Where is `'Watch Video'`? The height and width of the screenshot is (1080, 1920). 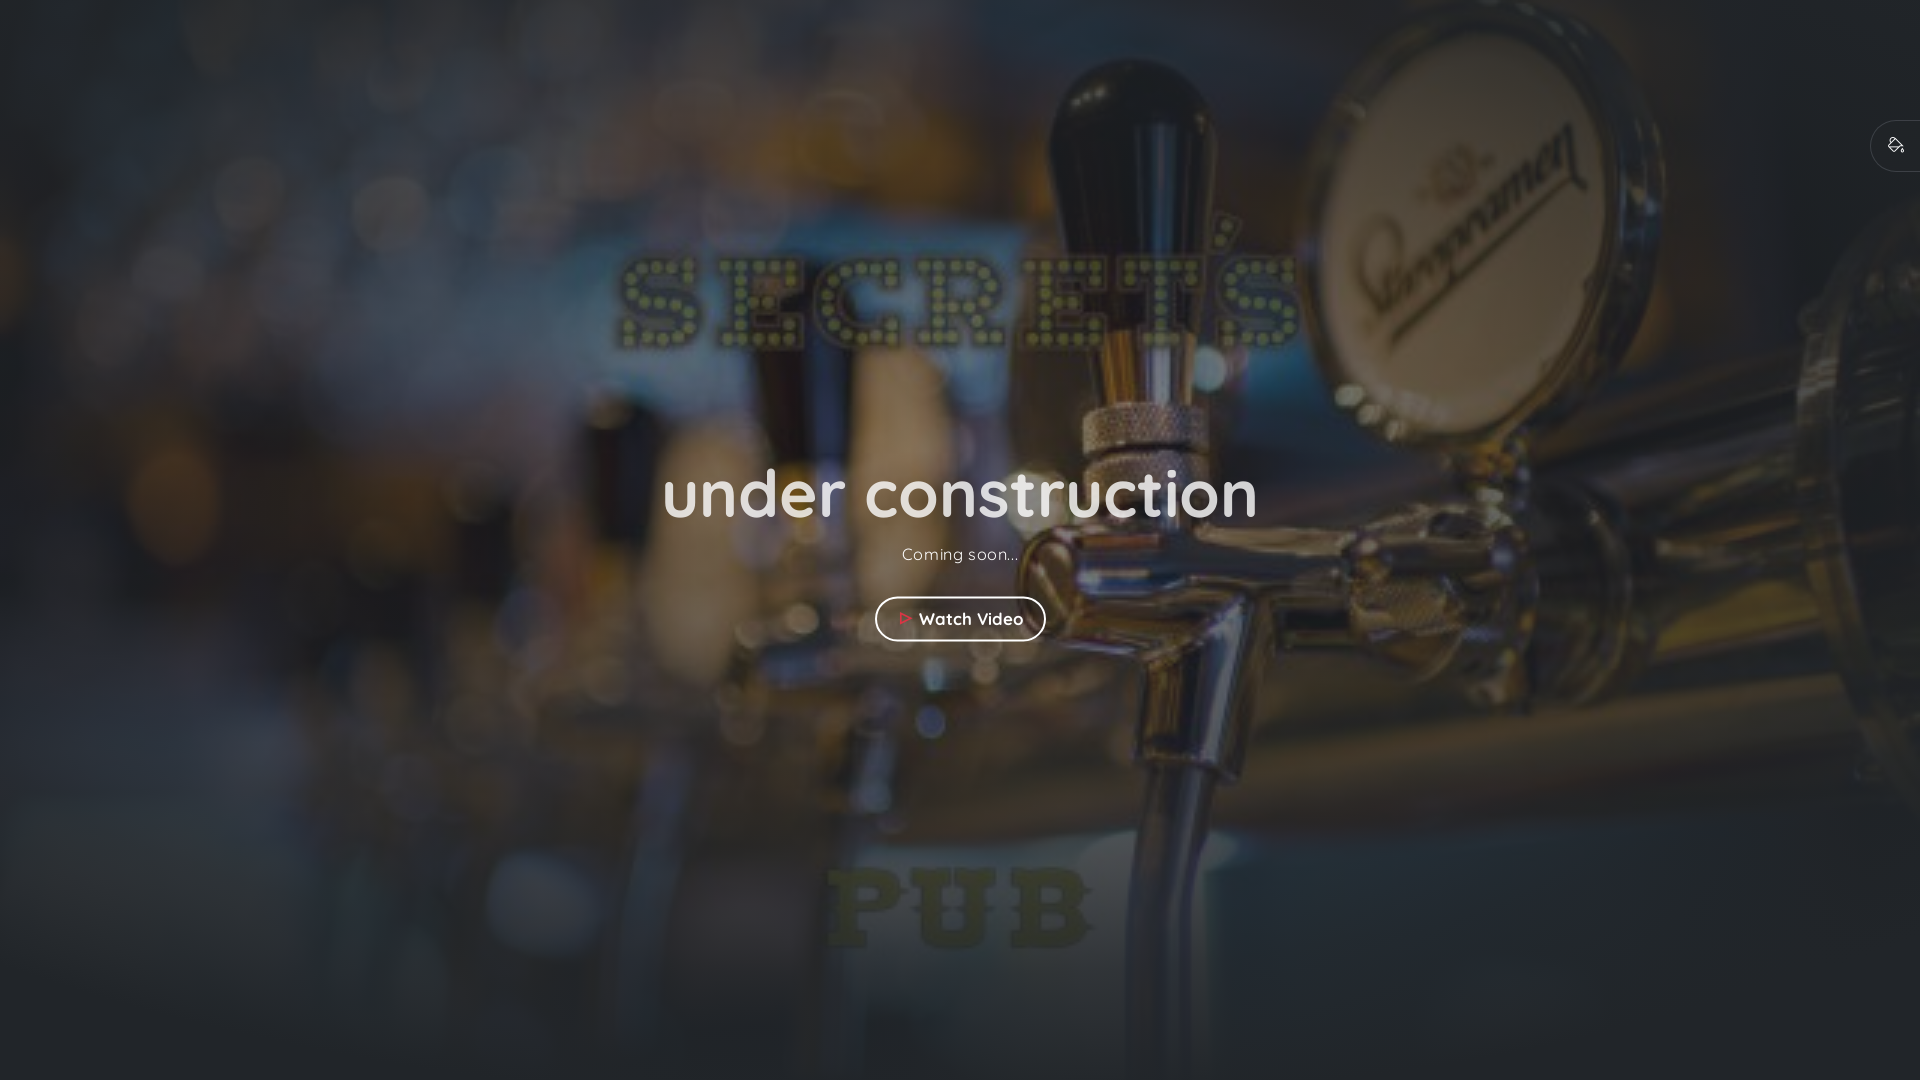 'Watch Video' is located at coordinates (958, 617).